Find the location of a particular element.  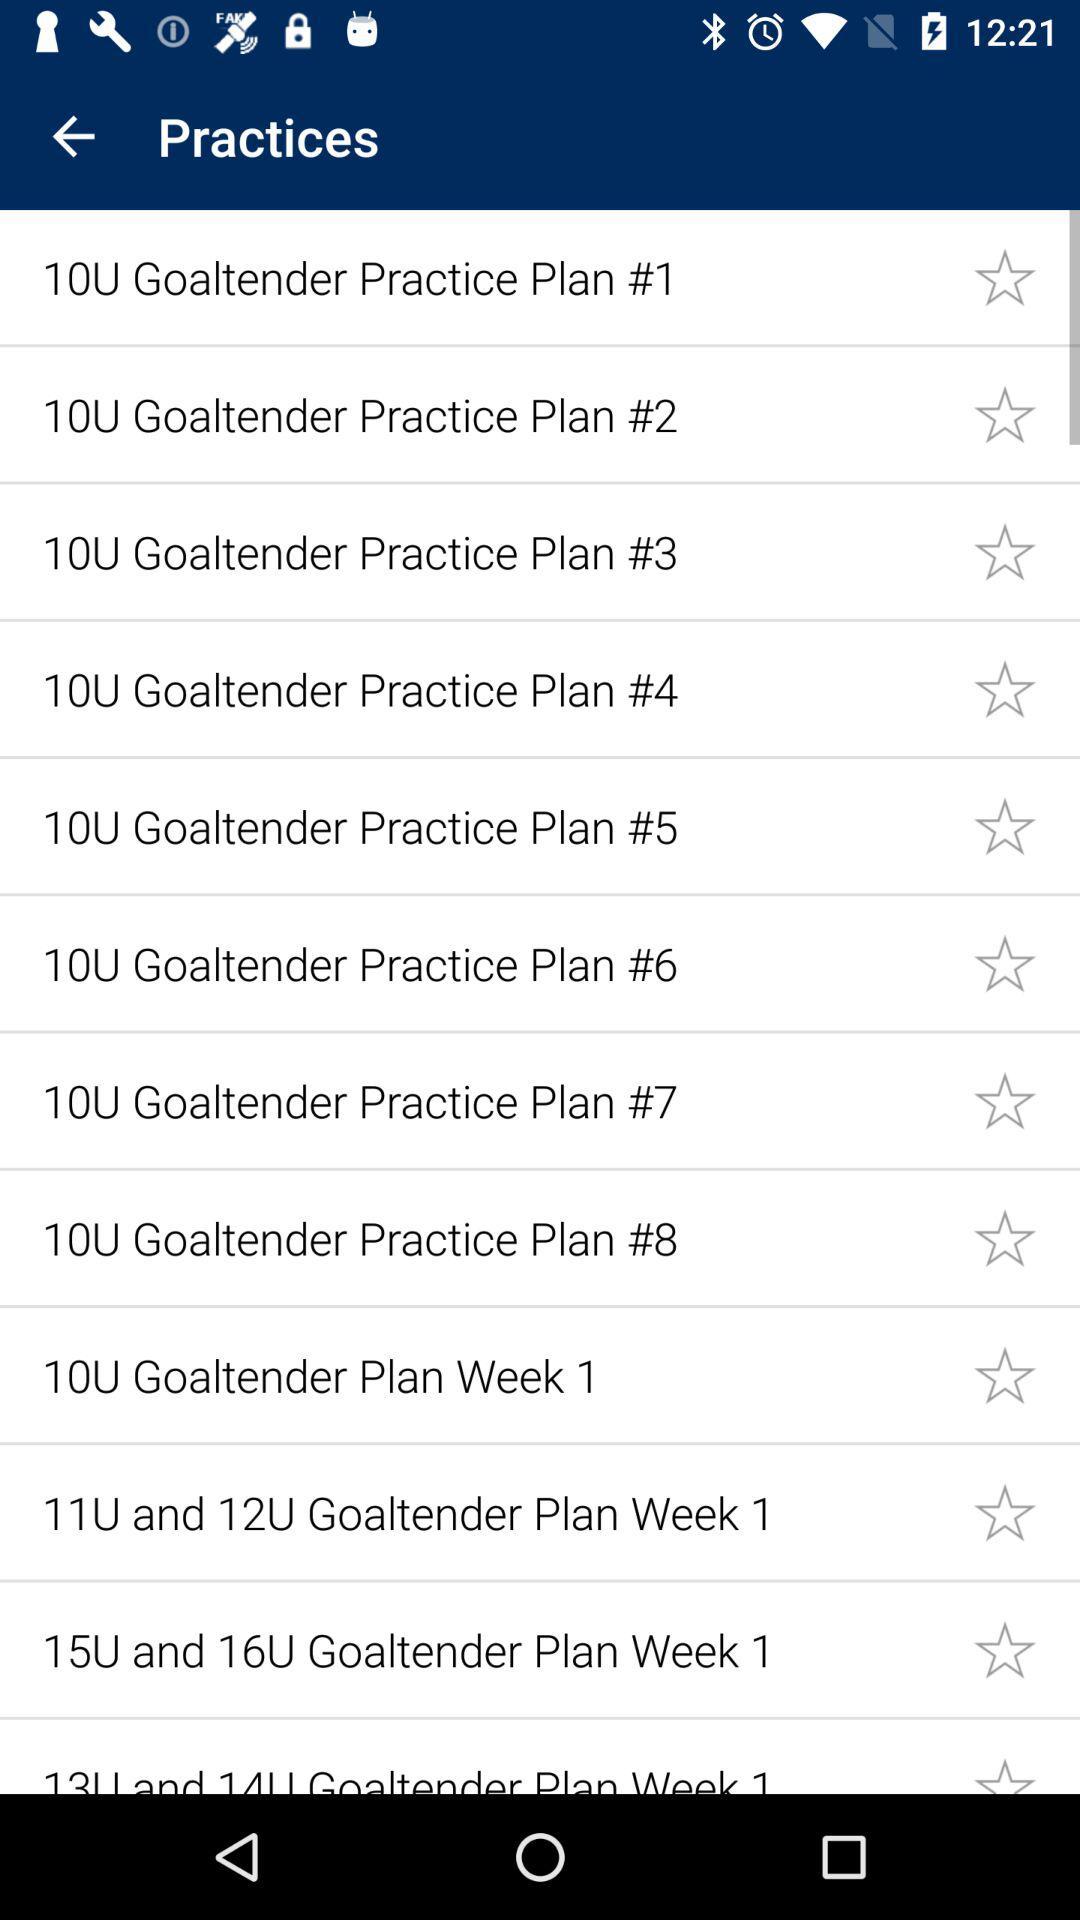

set favorite to 15u and 16u goaltender plan week1 is located at coordinates (1026, 1649).